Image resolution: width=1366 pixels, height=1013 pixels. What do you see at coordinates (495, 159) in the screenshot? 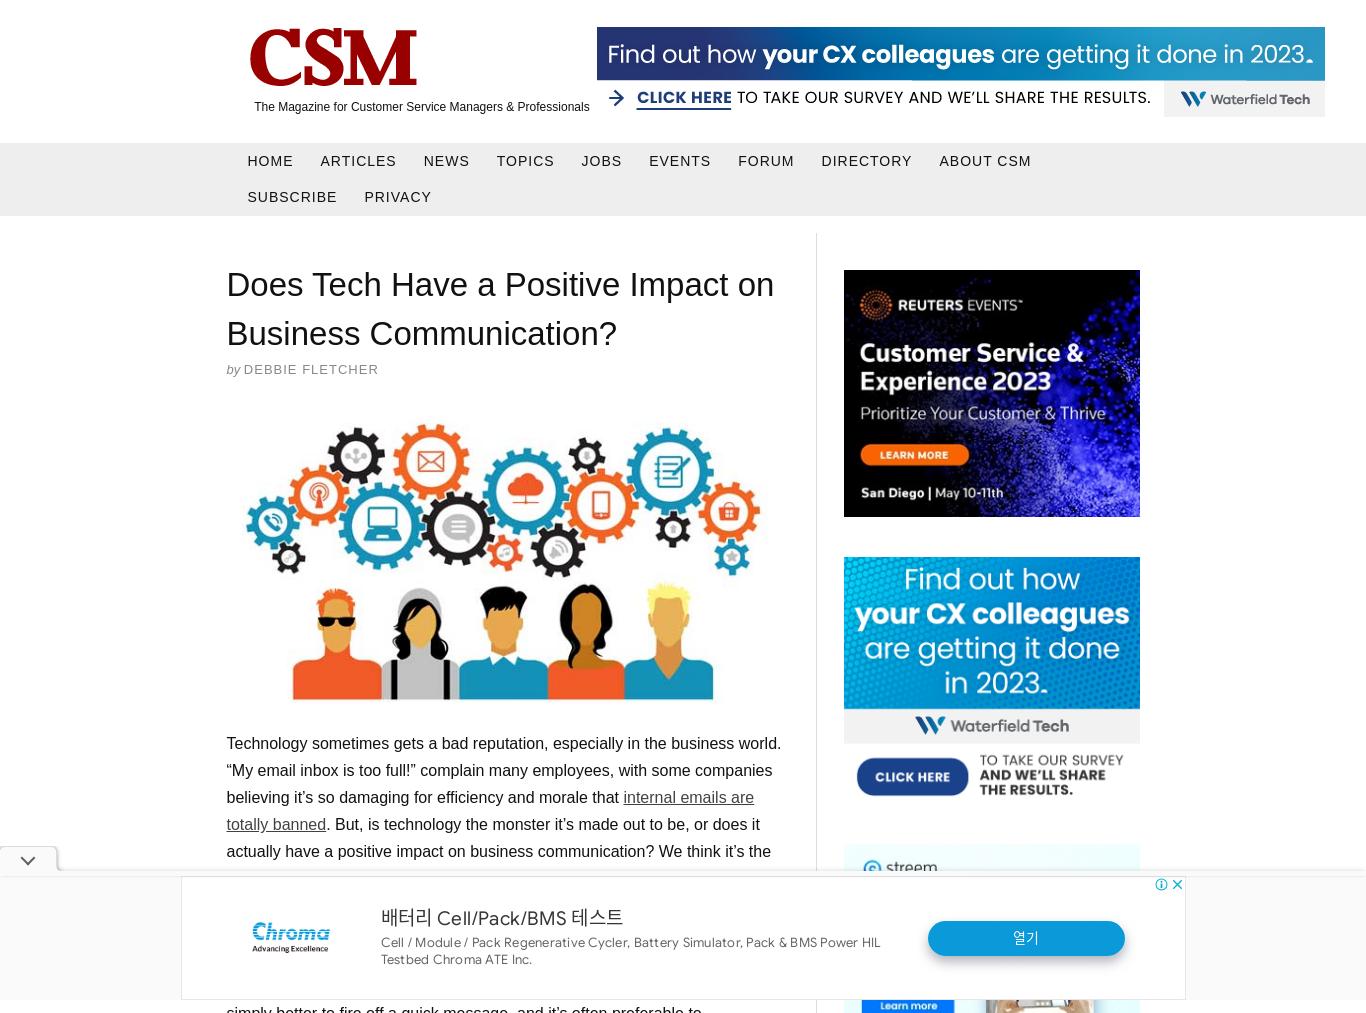
I see `'Topics'` at bounding box center [495, 159].